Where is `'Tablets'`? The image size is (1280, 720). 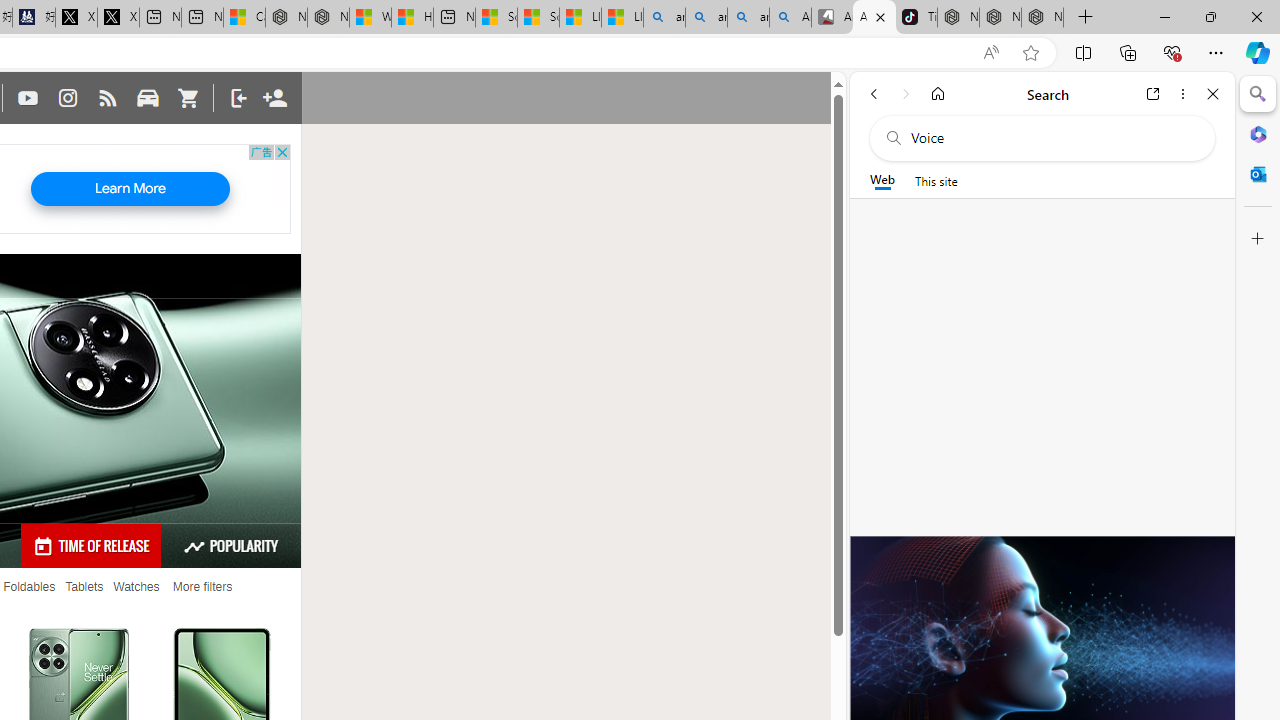
'Tablets' is located at coordinates (83, 586).